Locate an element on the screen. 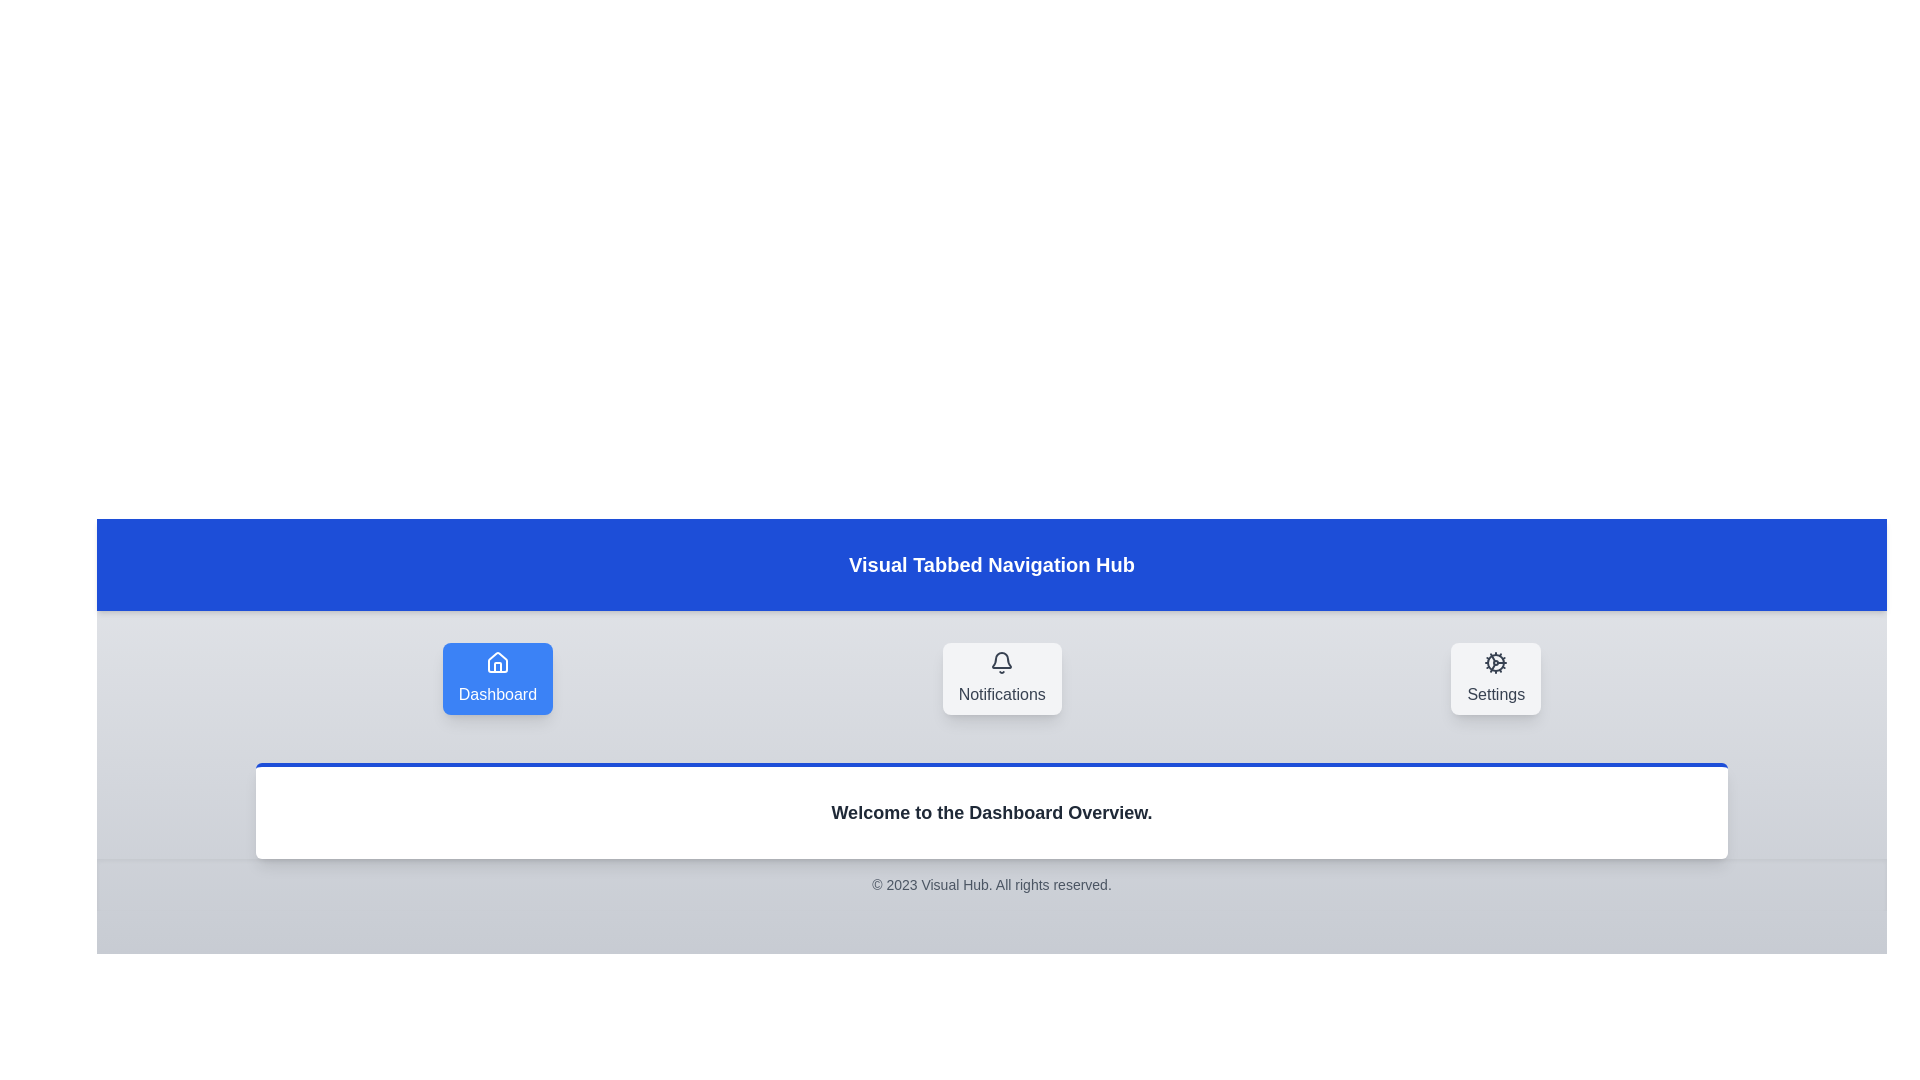  the 'Dashboard' icon located within the blue button in the navigation menu is located at coordinates (497, 663).